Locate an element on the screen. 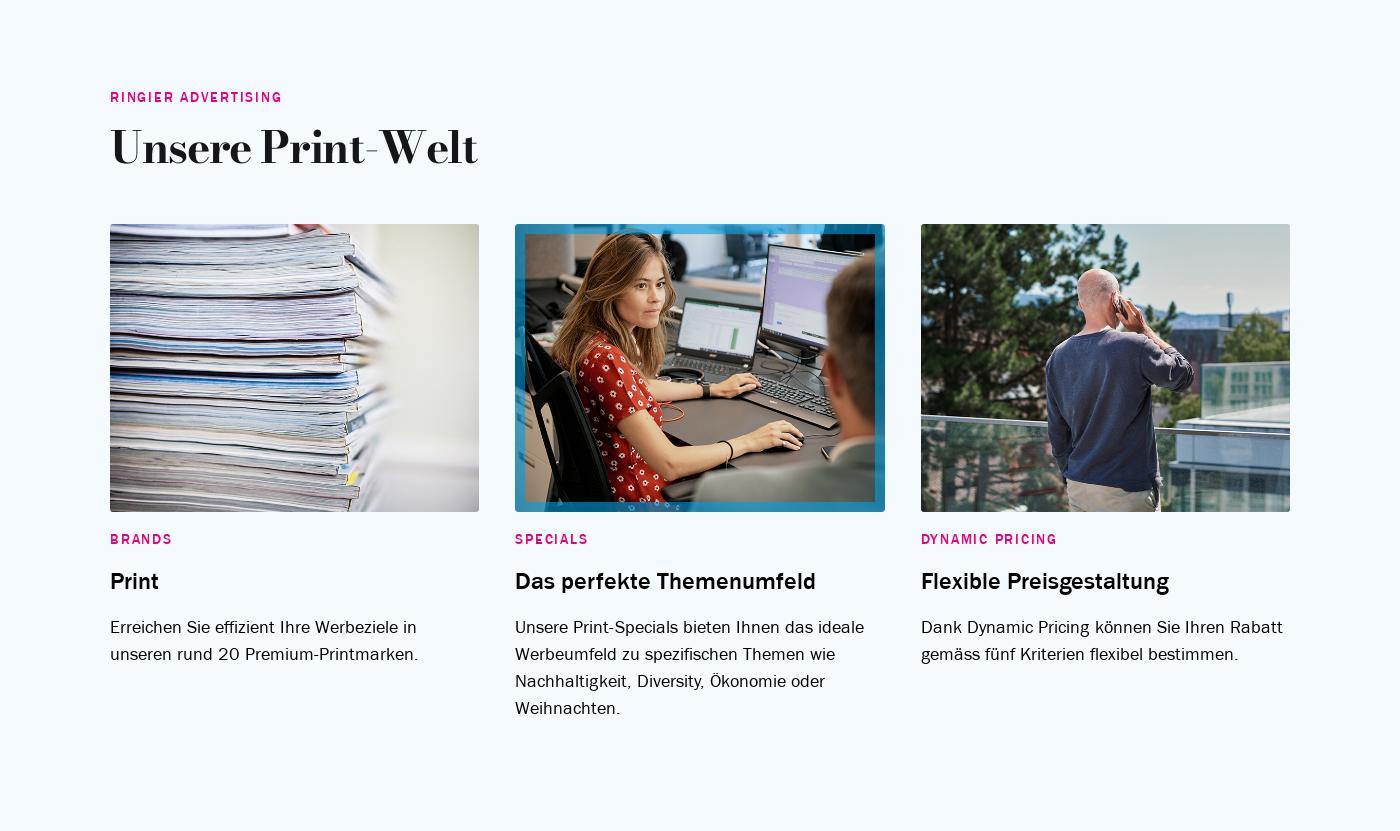  'Ringier Advertising' is located at coordinates (1275, 412).